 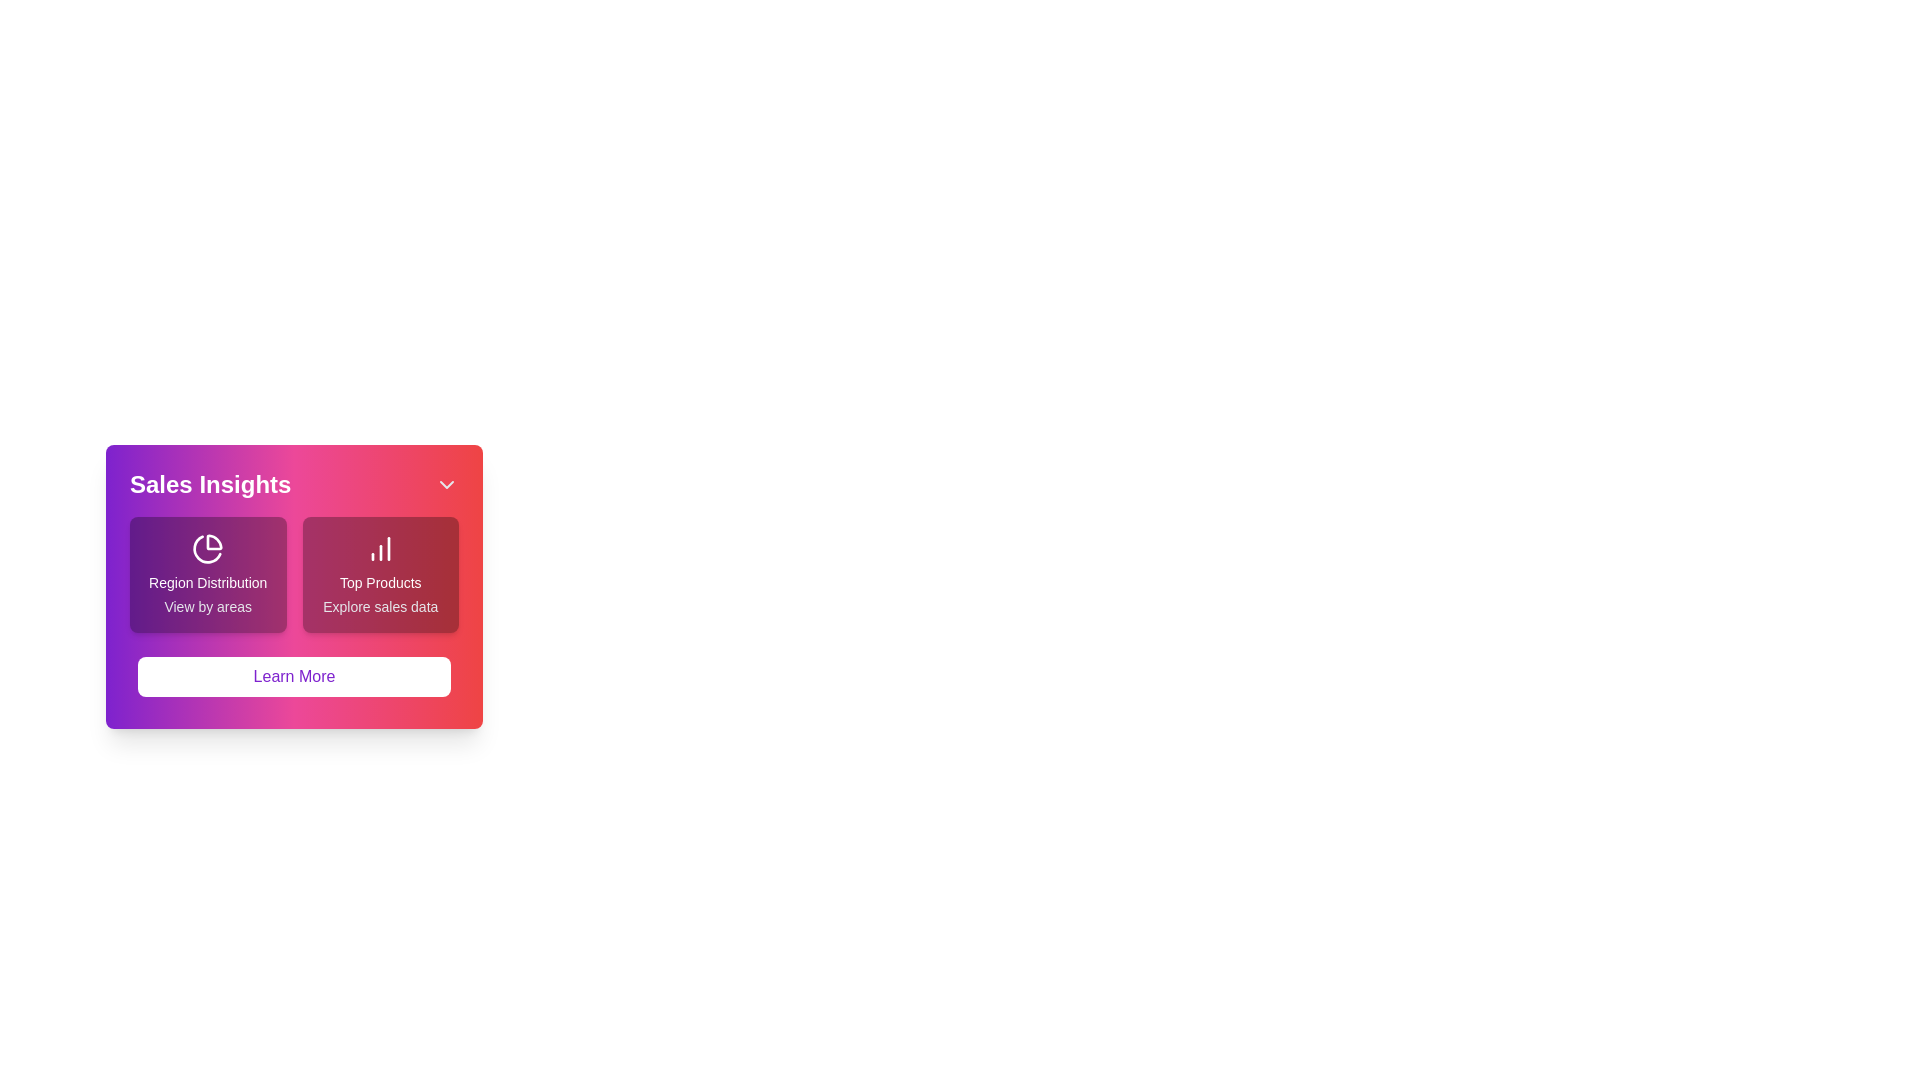 I want to click on the text label that reads 'View by areas', which is located under the 'Region Distribution' title in the purple card of the 'Sales Insights' section, so click(x=208, y=605).